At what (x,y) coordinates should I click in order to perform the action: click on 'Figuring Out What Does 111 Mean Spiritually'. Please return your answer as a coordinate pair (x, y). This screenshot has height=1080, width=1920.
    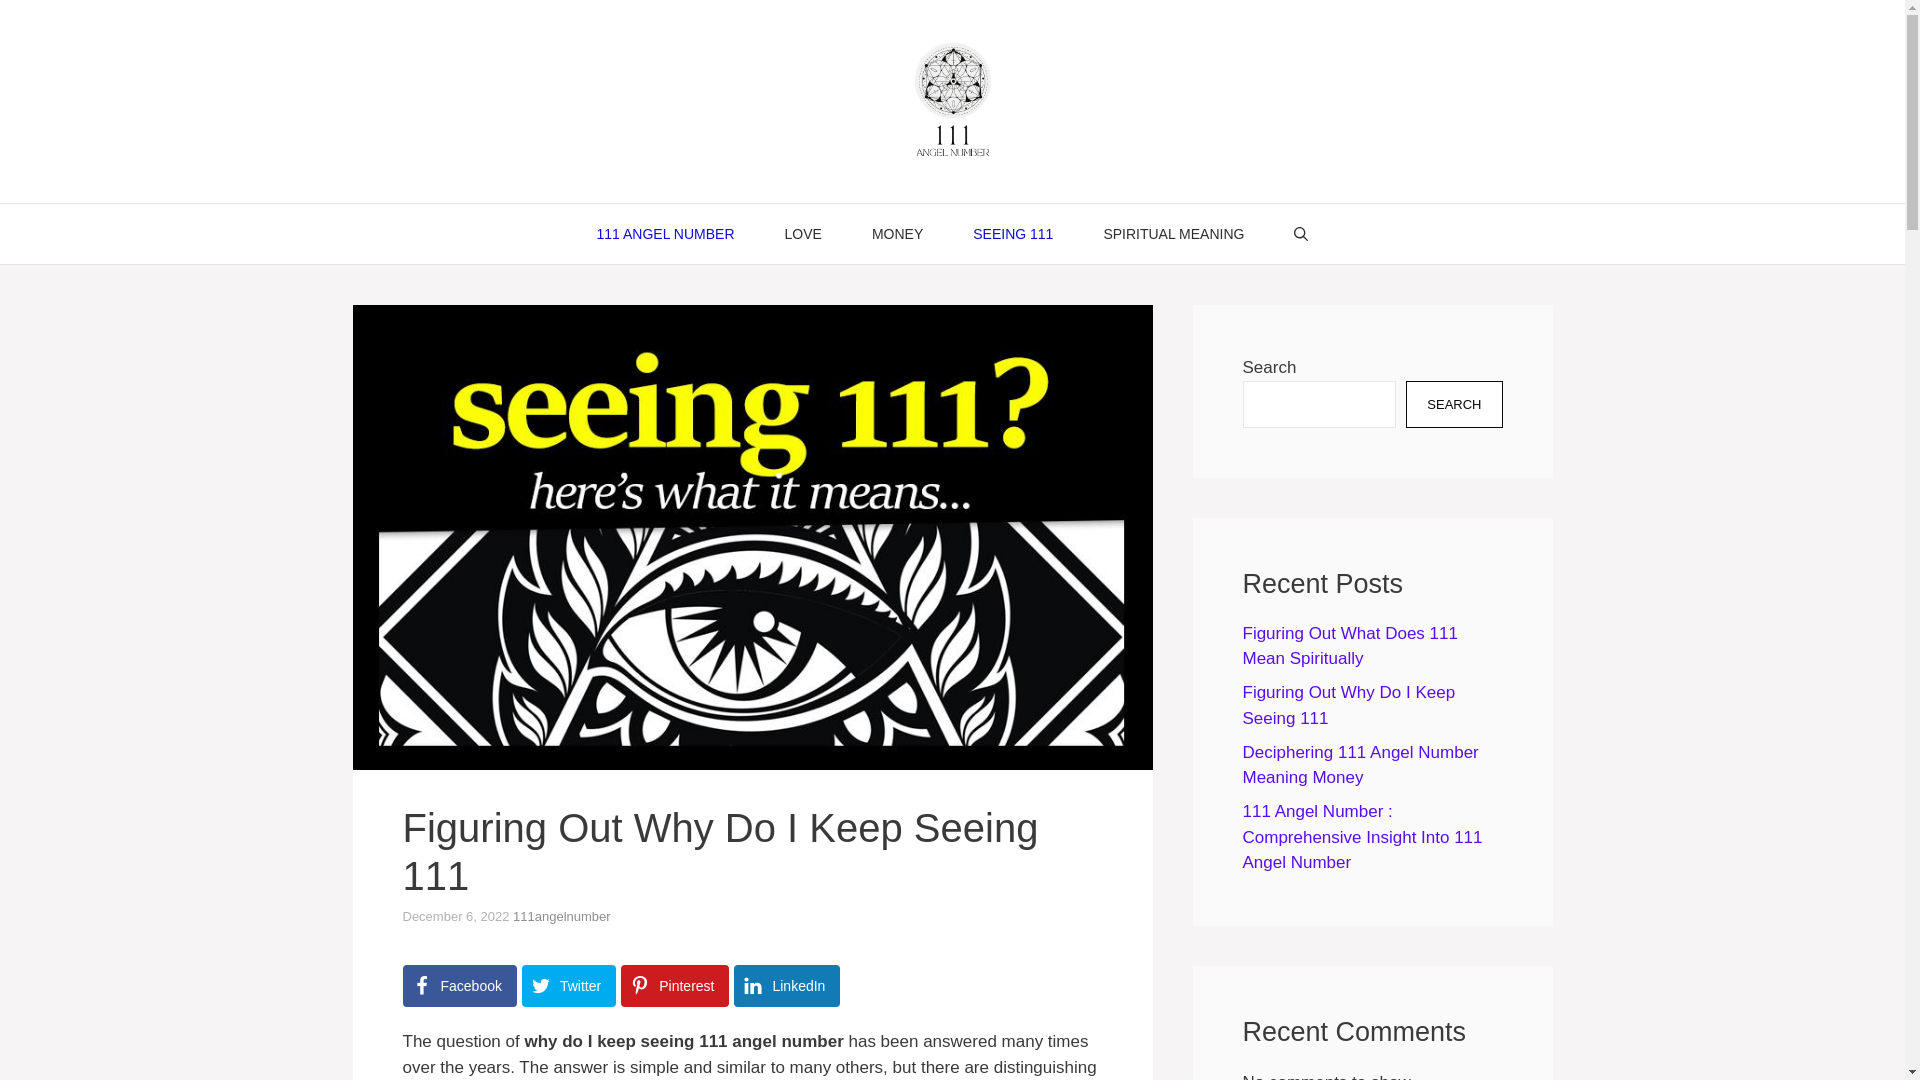
    Looking at the image, I should click on (1349, 646).